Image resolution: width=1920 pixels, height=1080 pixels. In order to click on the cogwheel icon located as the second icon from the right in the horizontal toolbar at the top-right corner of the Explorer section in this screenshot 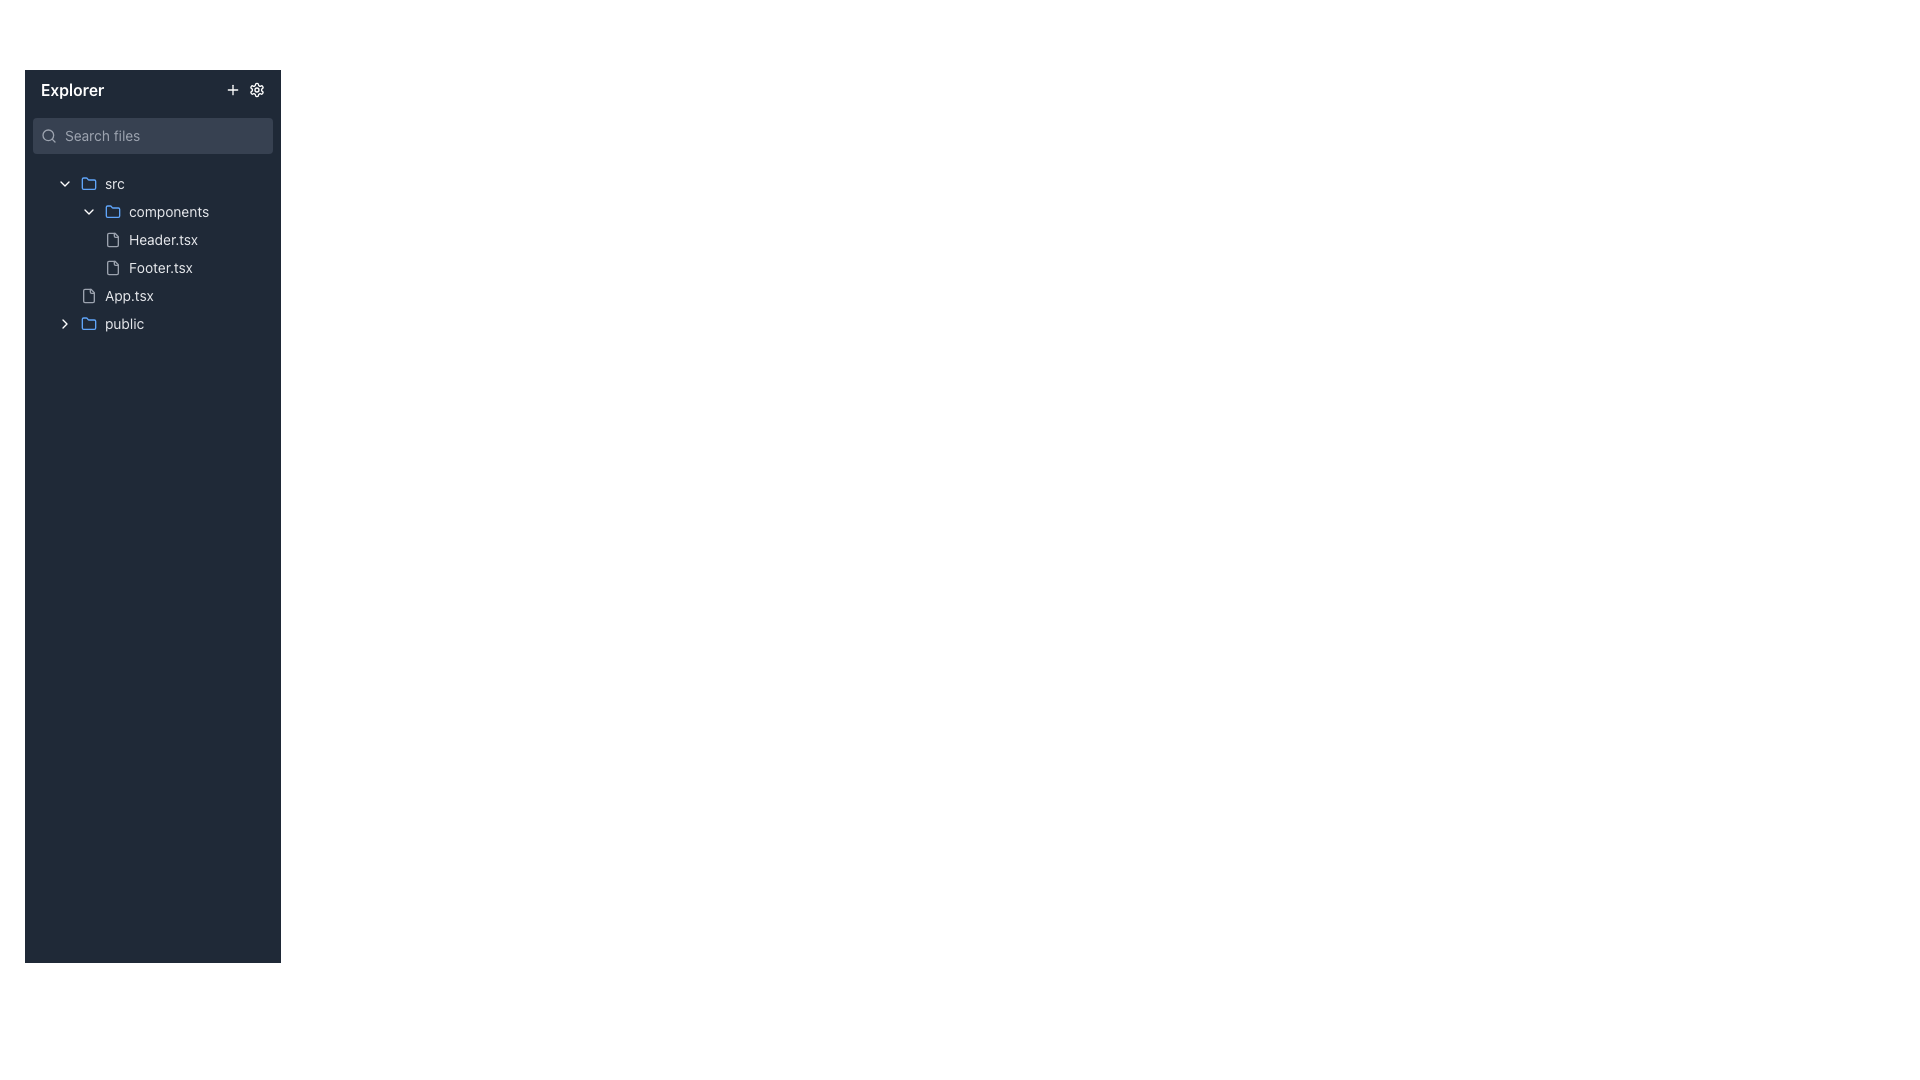, I will do `click(256, 88)`.